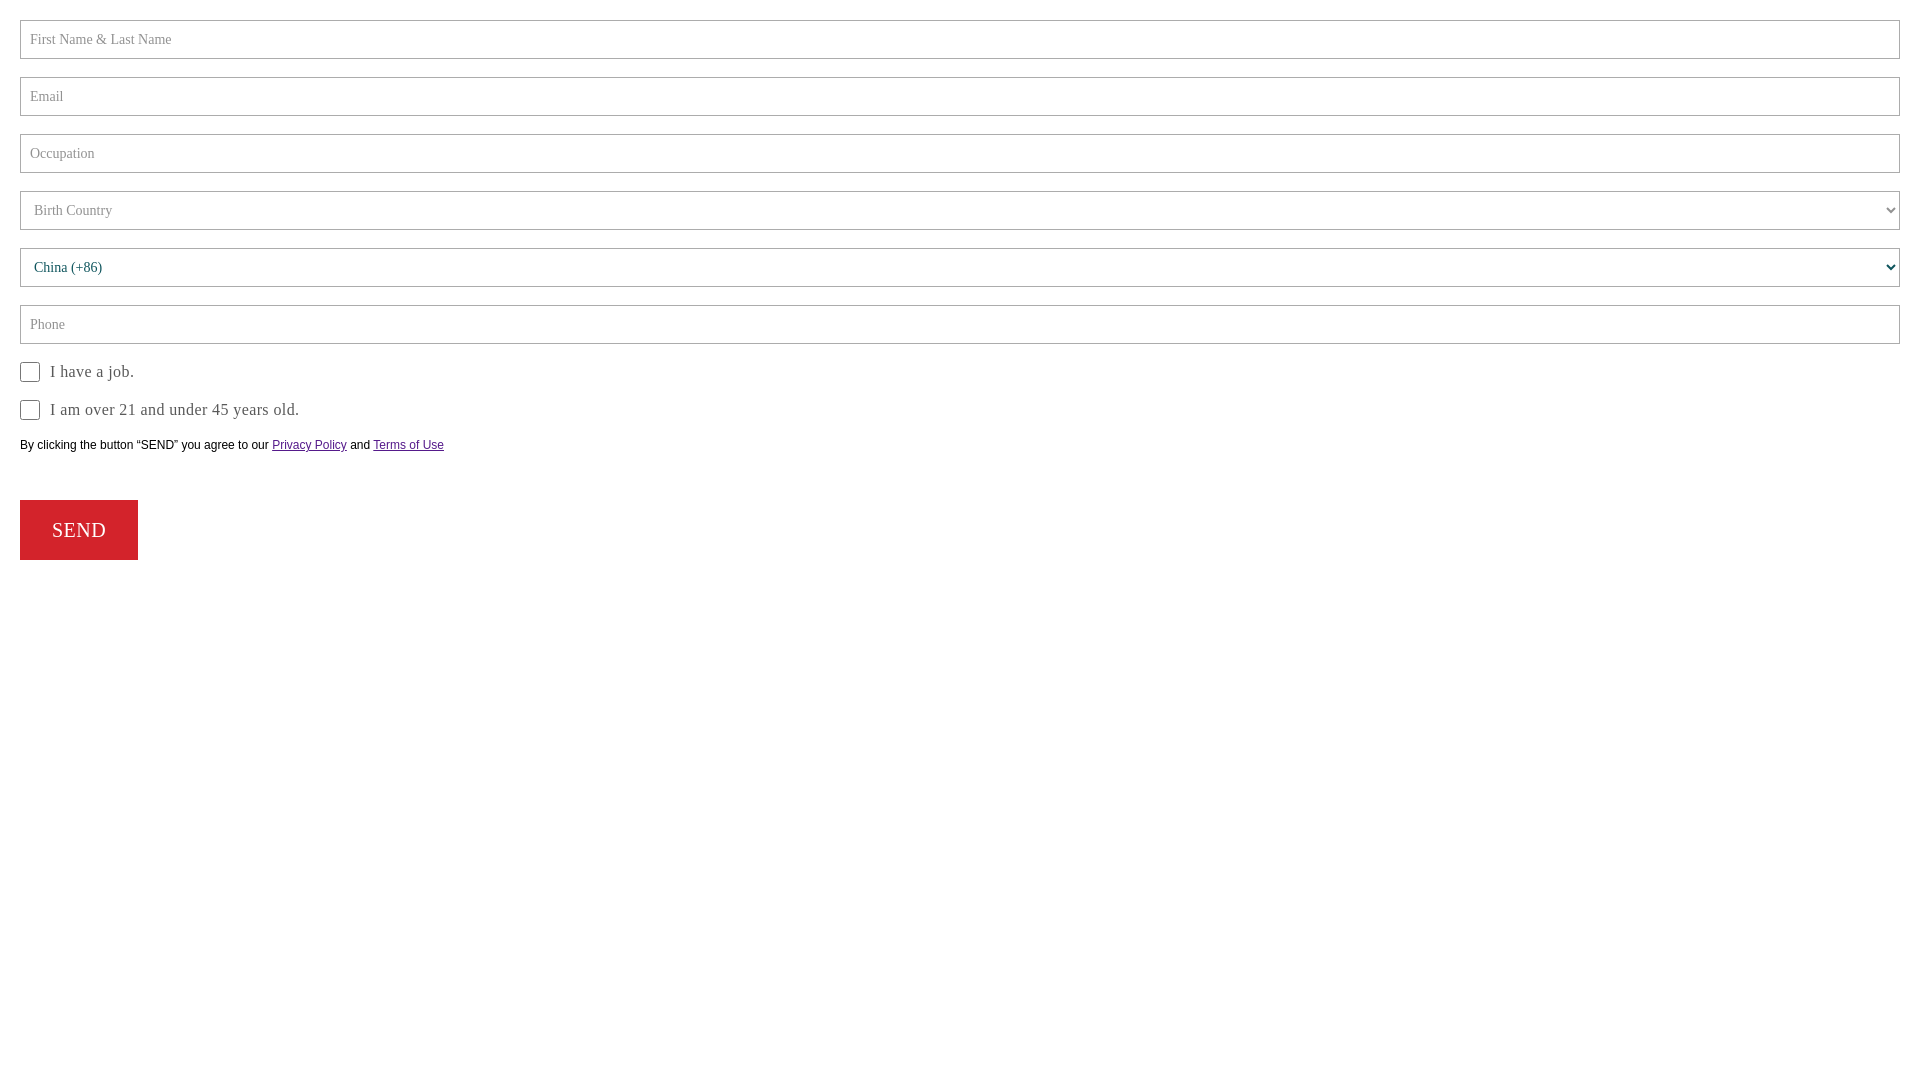 This screenshot has height=1080, width=1920. I want to click on 'Privacy Policy', so click(308, 443).